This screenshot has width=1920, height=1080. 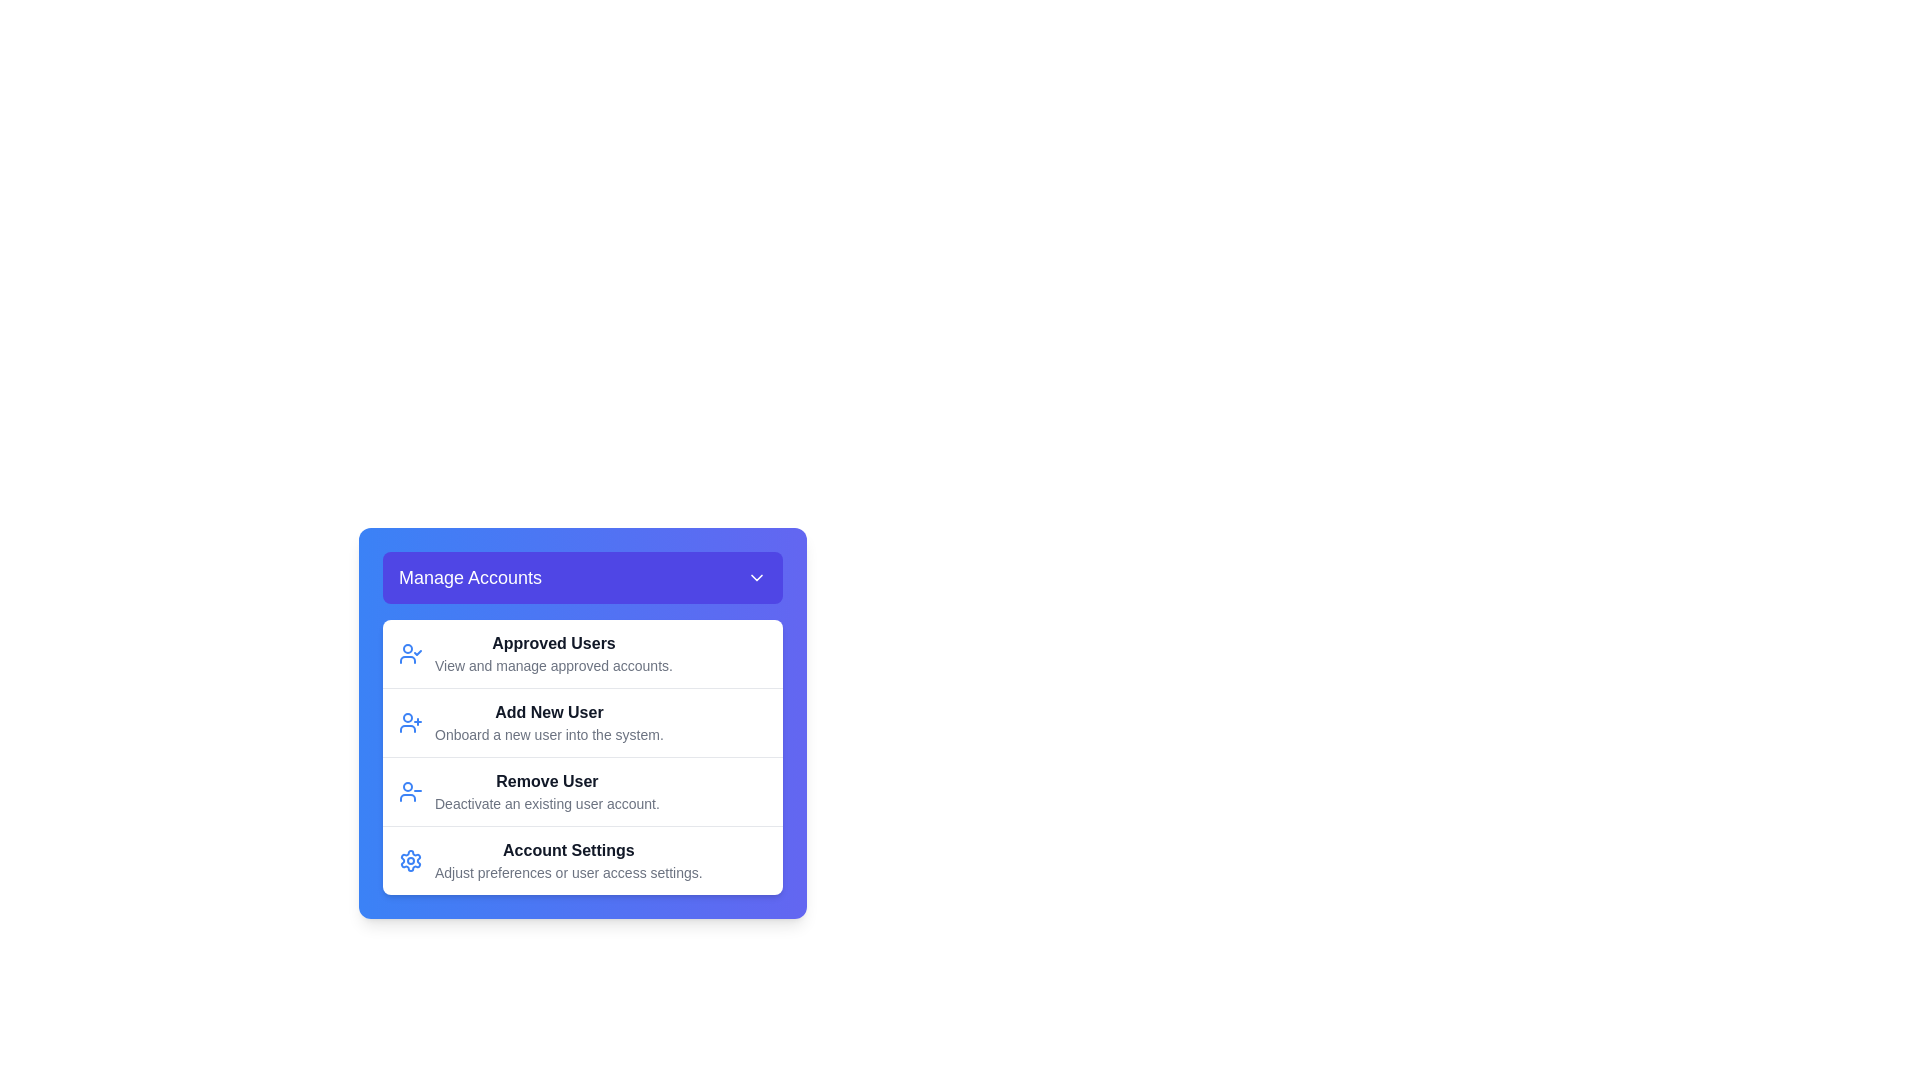 I want to click on the blue user figure SVG icon with a plus sign next to it, located to the left of the 'Add New User' button in the 'Manage Accounts' dropdown menu, so click(x=410, y=722).